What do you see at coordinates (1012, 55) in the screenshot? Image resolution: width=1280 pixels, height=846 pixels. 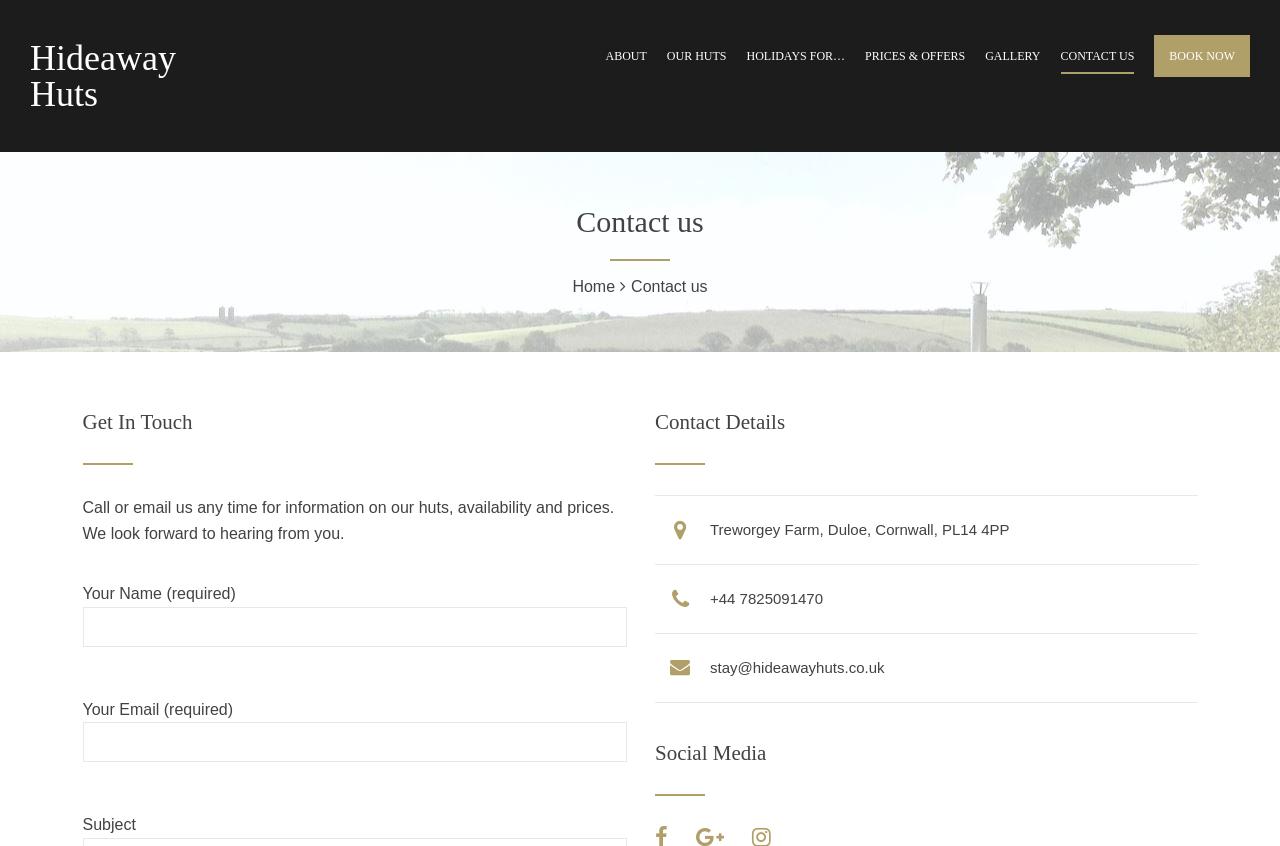 I see `'Gallery'` at bounding box center [1012, 55].